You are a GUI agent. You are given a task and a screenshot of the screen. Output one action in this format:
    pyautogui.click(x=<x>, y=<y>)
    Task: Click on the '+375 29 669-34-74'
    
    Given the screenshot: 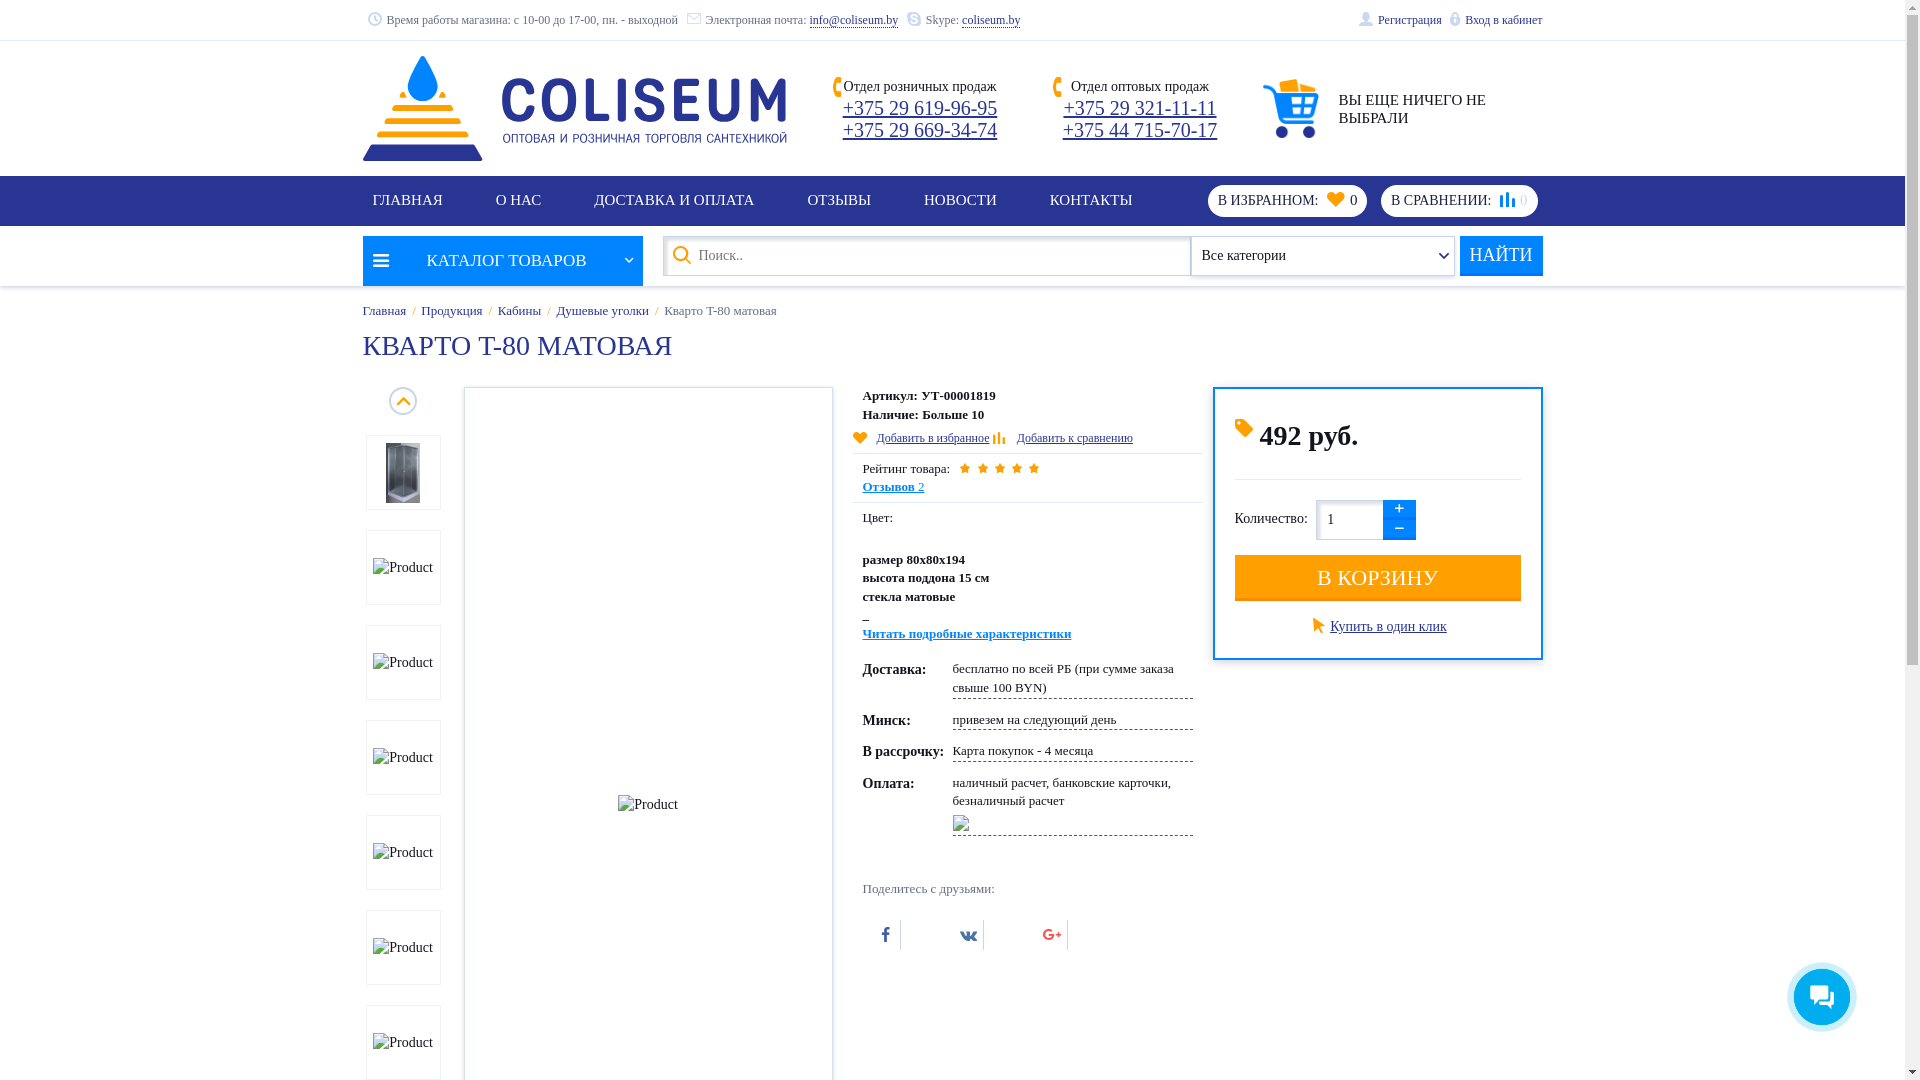 What is the action you would take?
    pyautogui.click(x=919, y=130)
    